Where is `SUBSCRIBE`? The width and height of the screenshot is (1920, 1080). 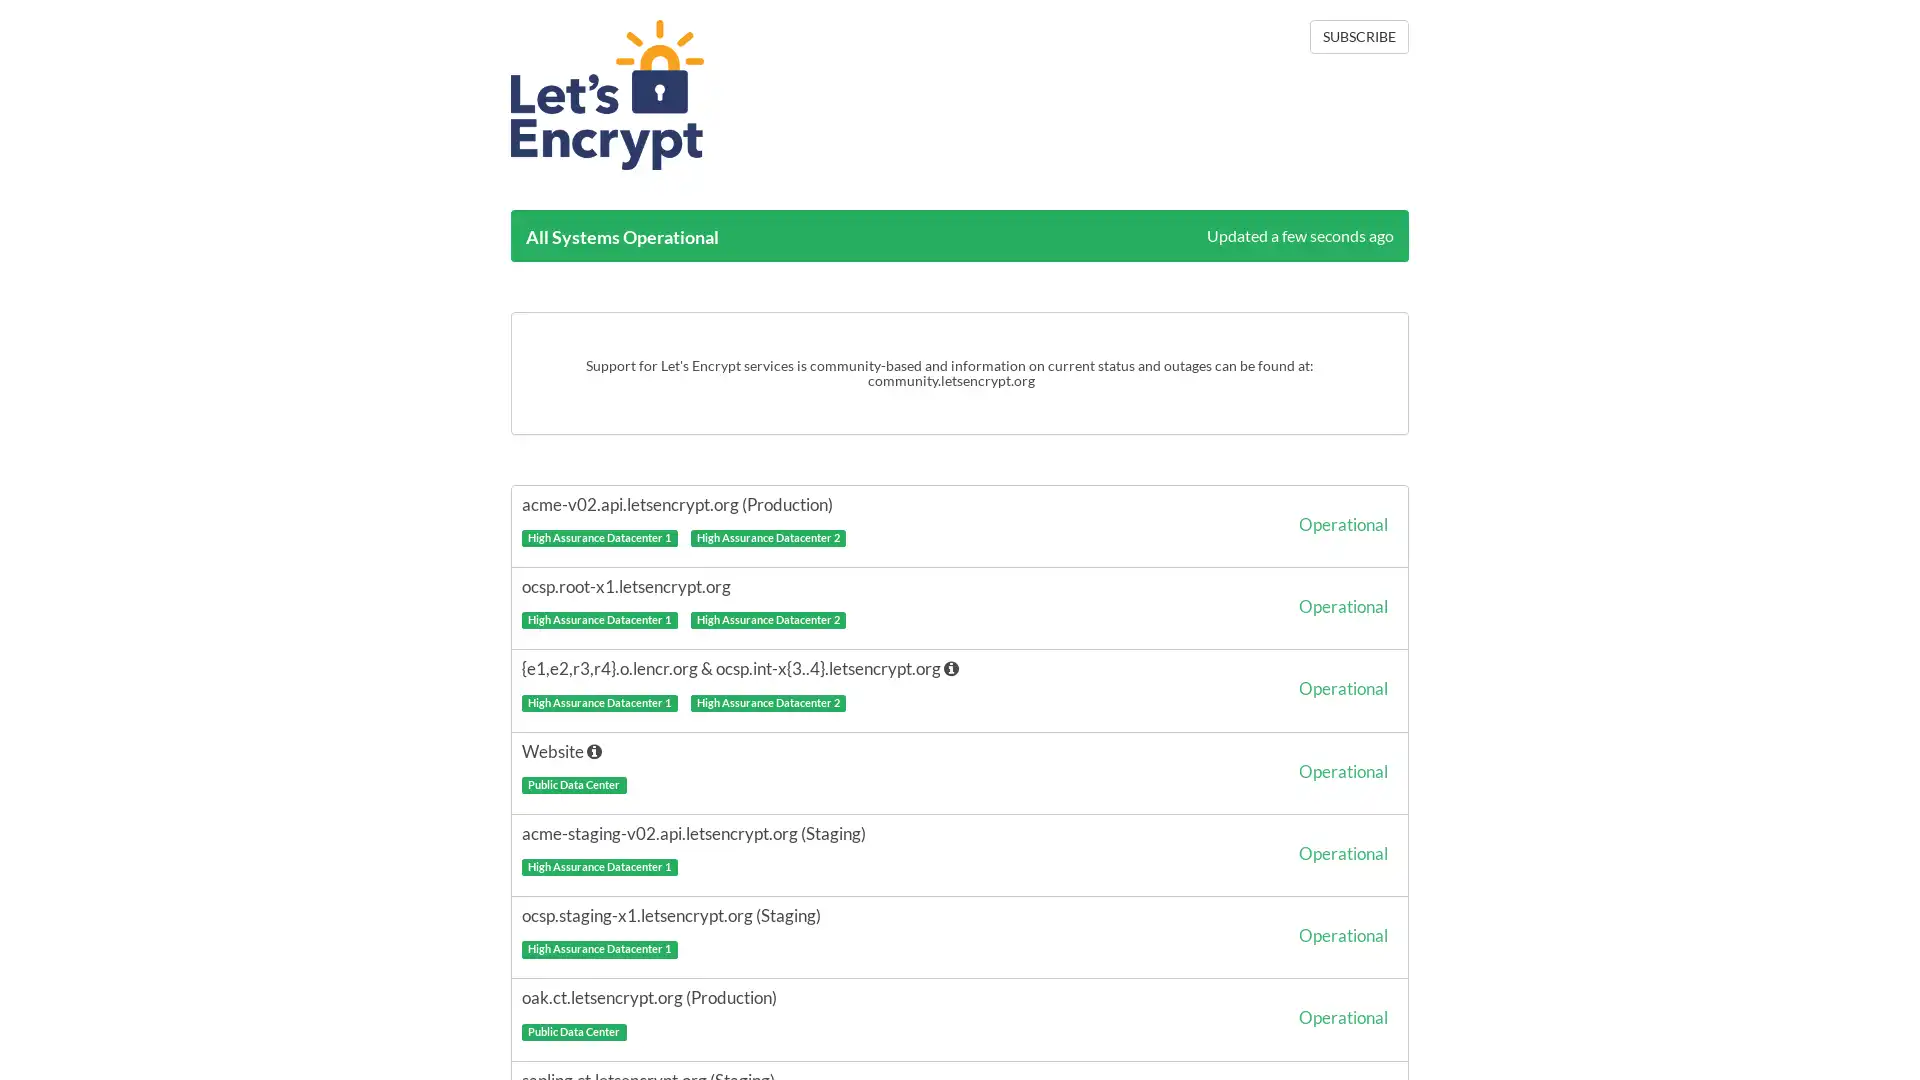
SUBSCRIBE is located at coordinates (1358, 37).